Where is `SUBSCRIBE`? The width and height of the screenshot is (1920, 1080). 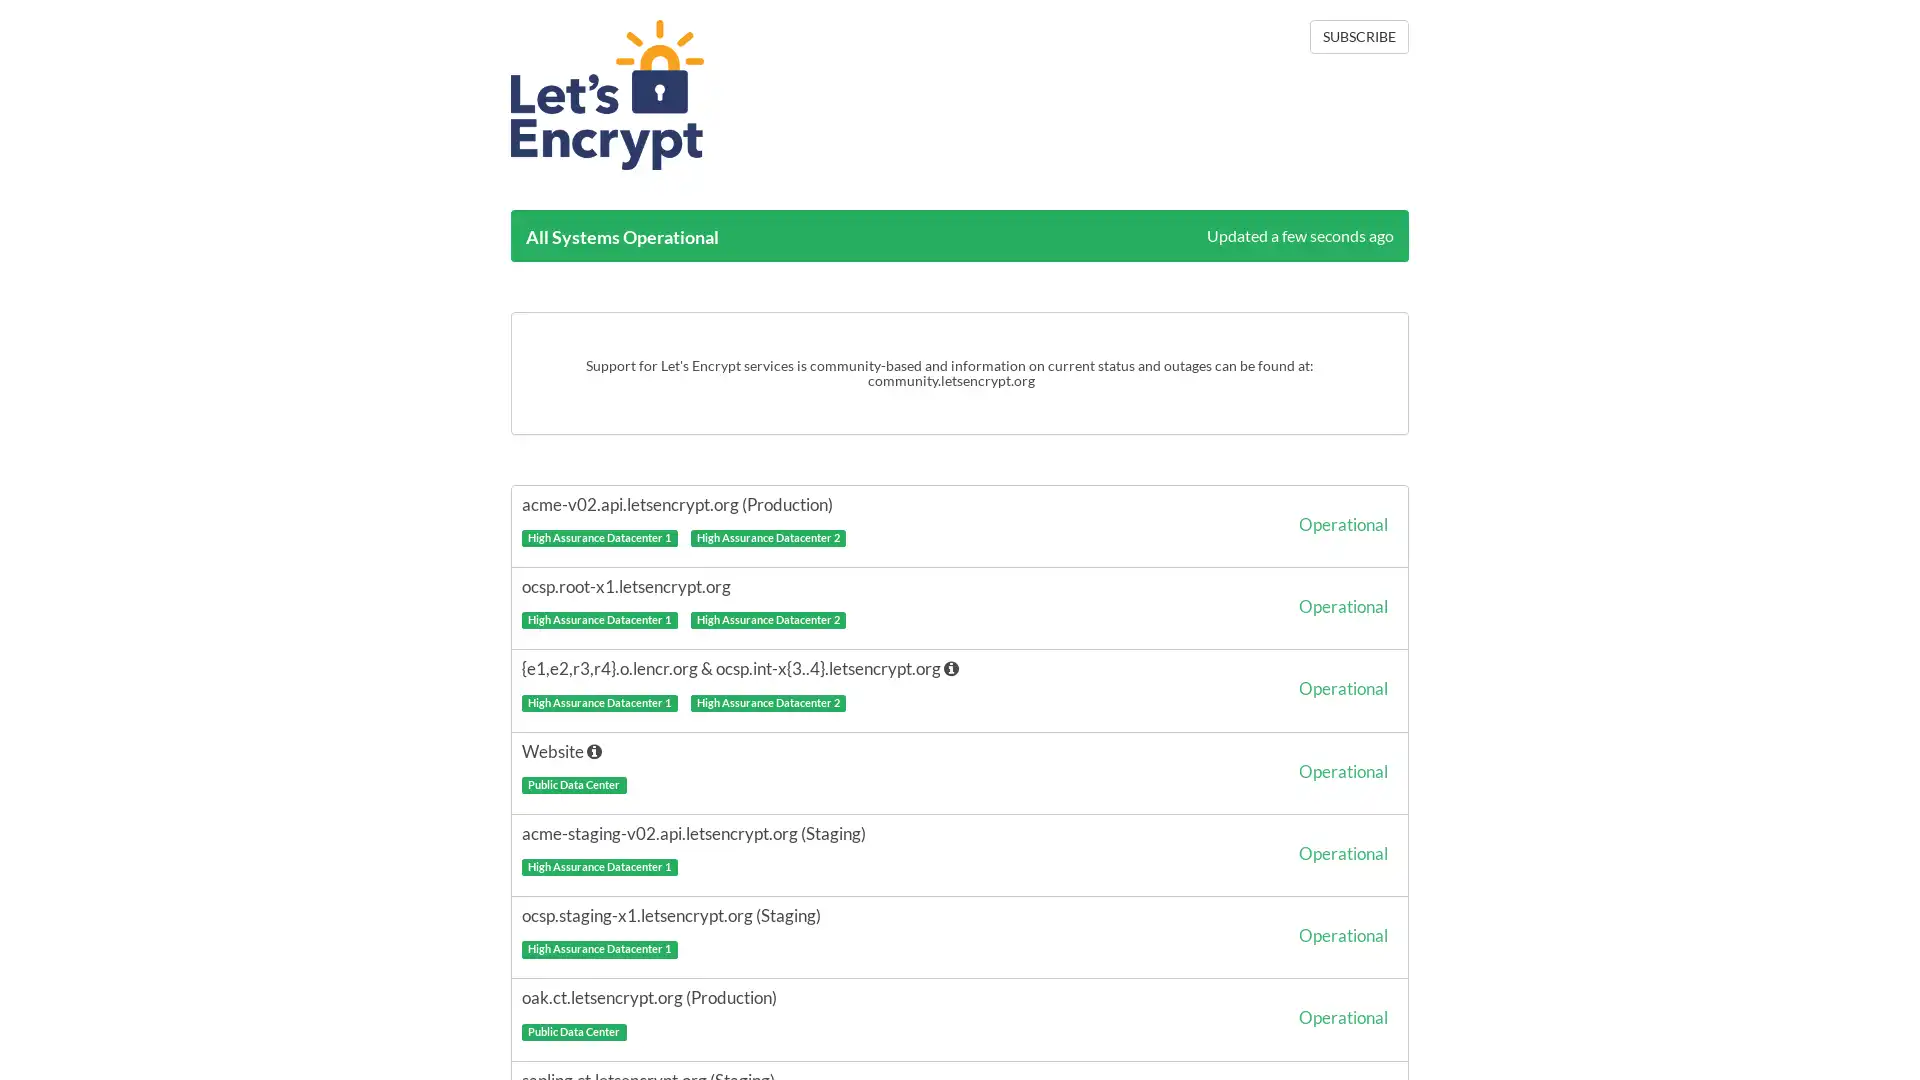
SUBSCRIBE is located at coordinates (1358, 37).